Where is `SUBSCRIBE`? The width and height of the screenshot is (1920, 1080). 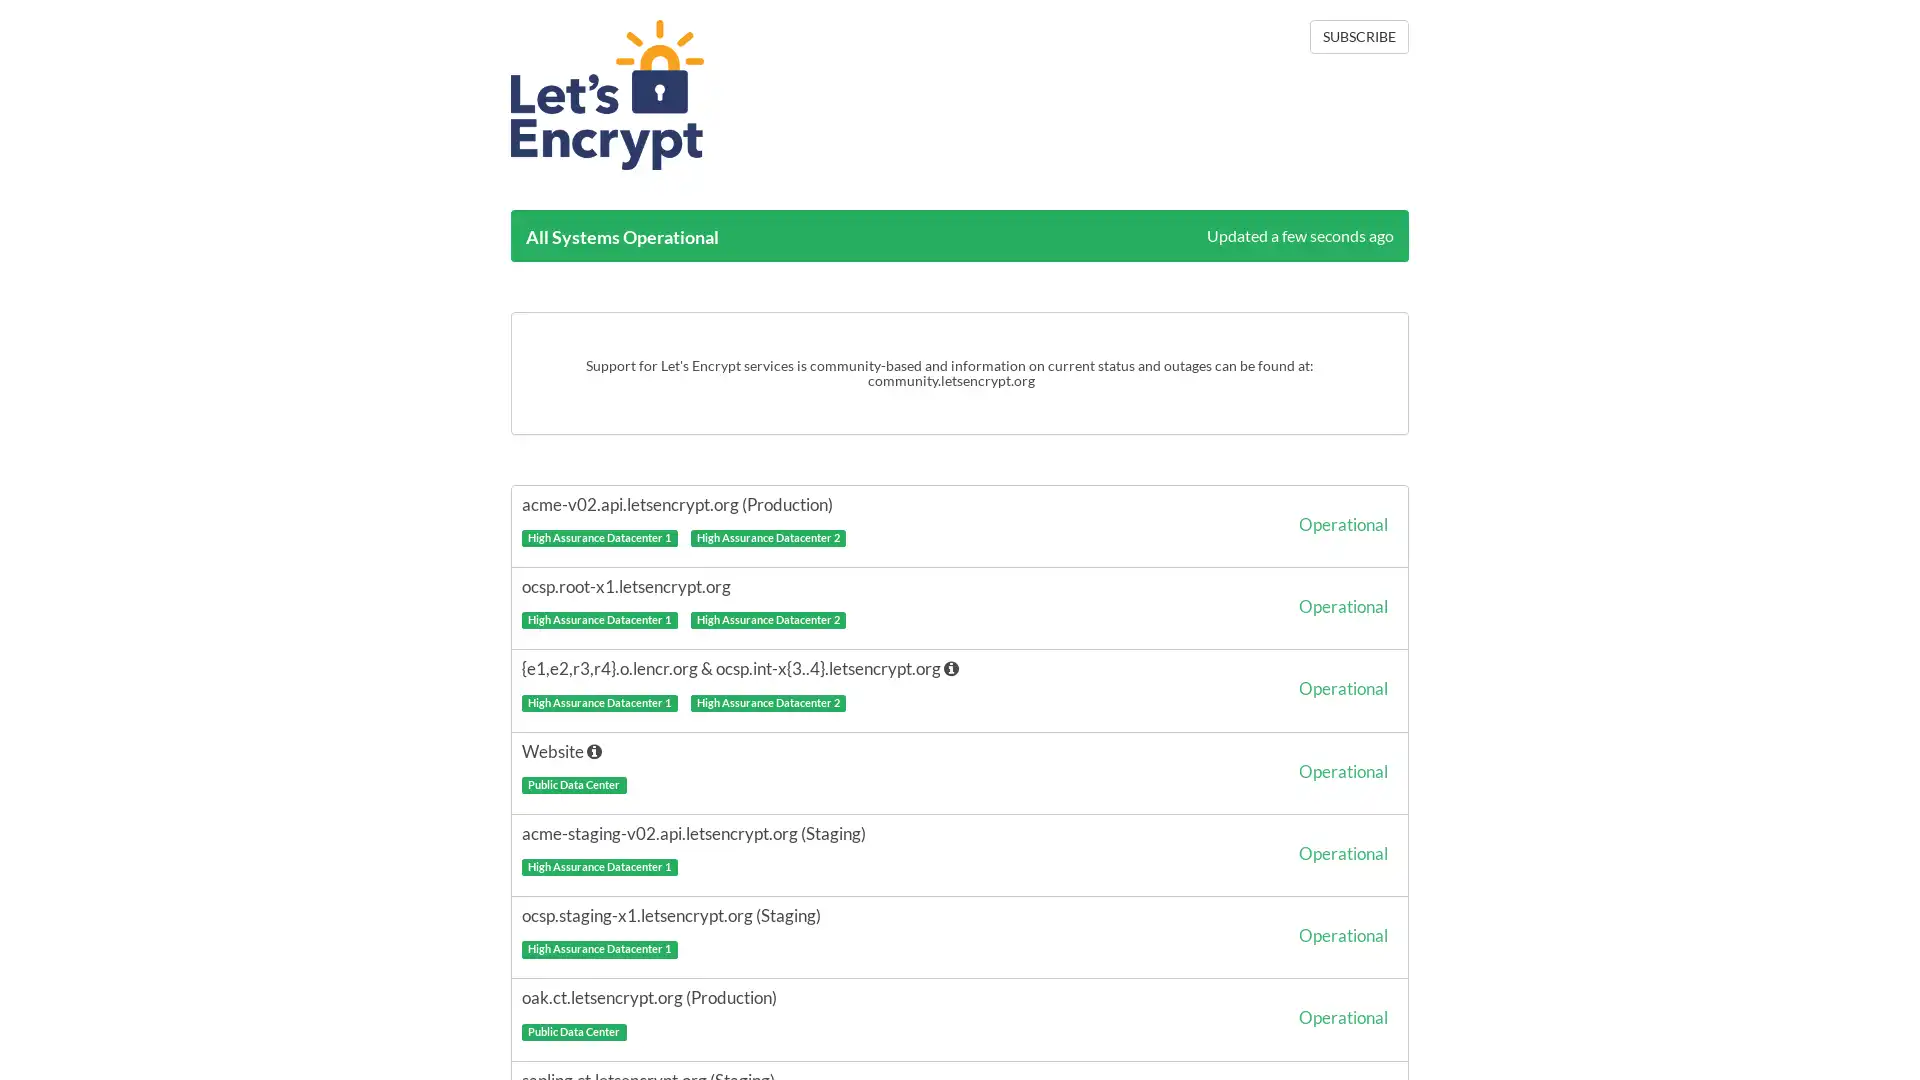
SUBSCRIBE is located at coordinates (1358, 37).